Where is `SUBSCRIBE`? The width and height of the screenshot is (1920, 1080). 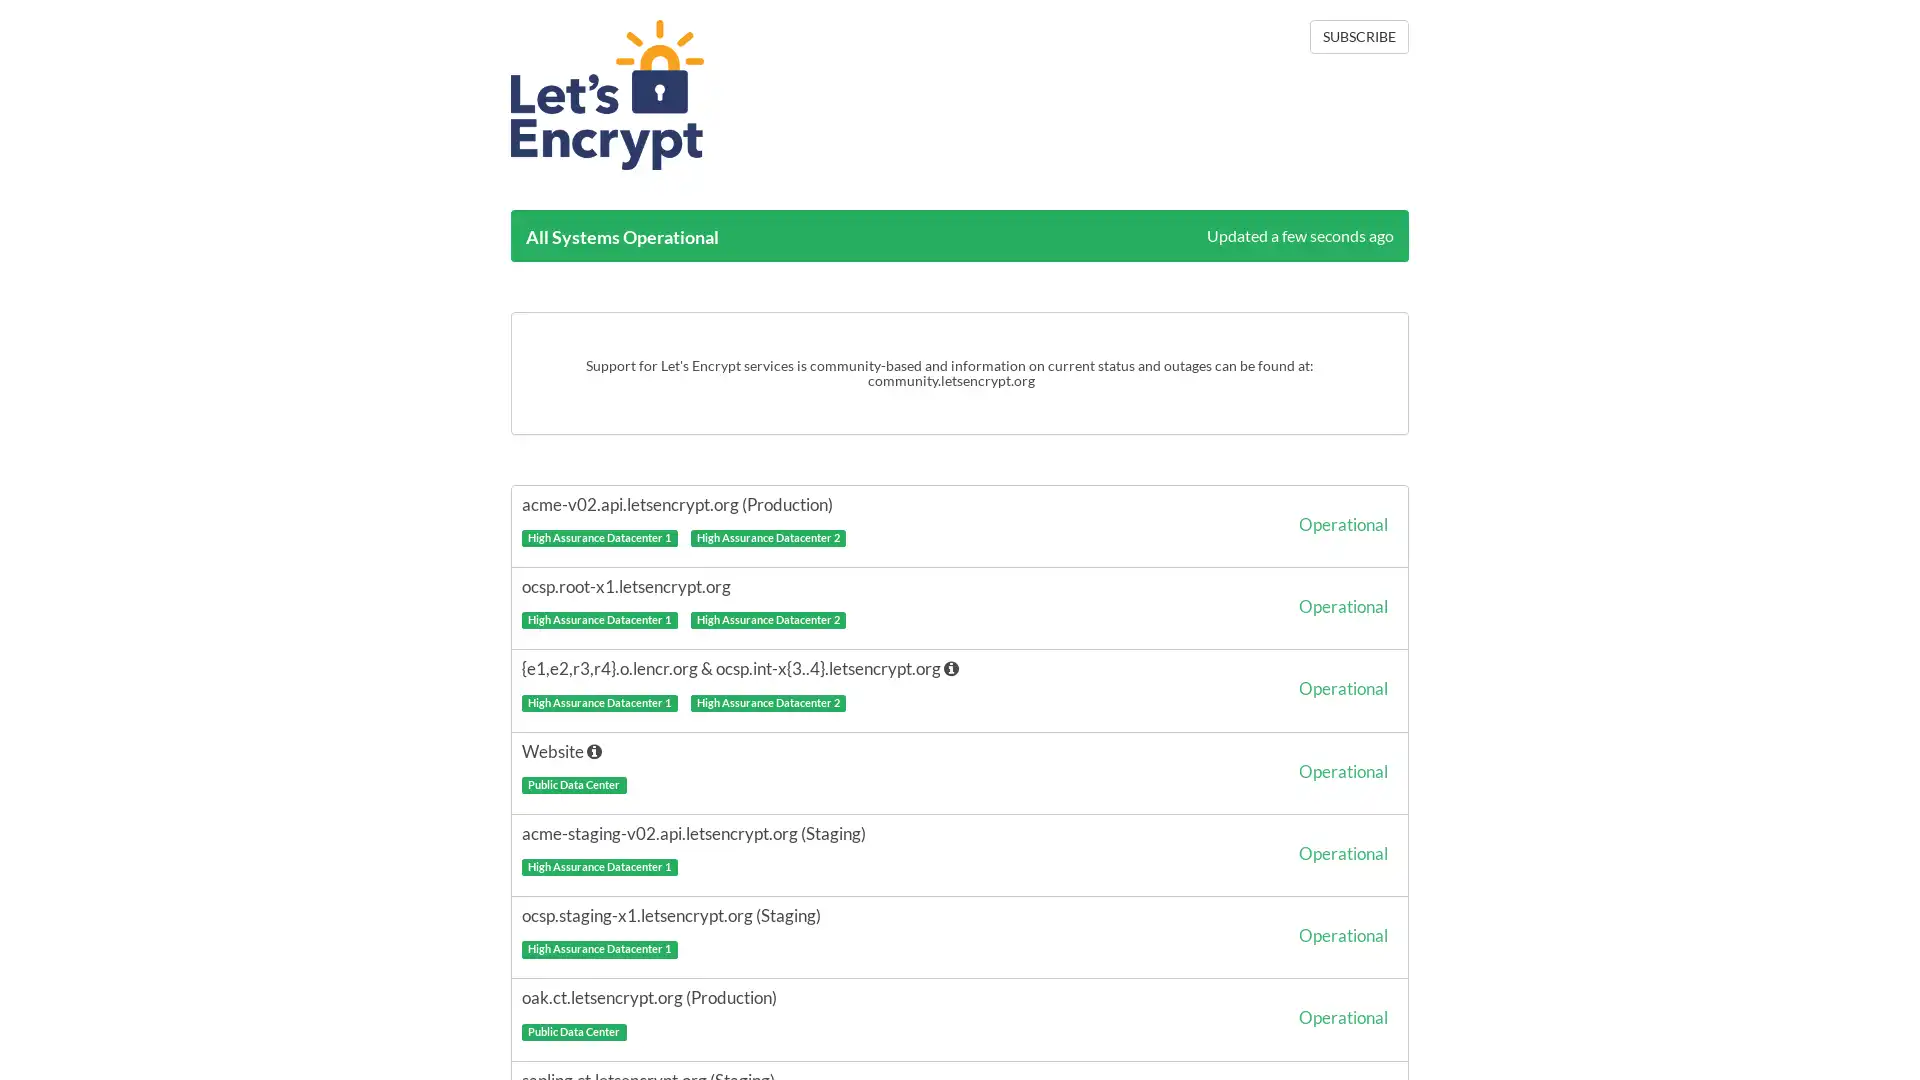
SUBSCRIBE is located at coordinates (1358, 37).